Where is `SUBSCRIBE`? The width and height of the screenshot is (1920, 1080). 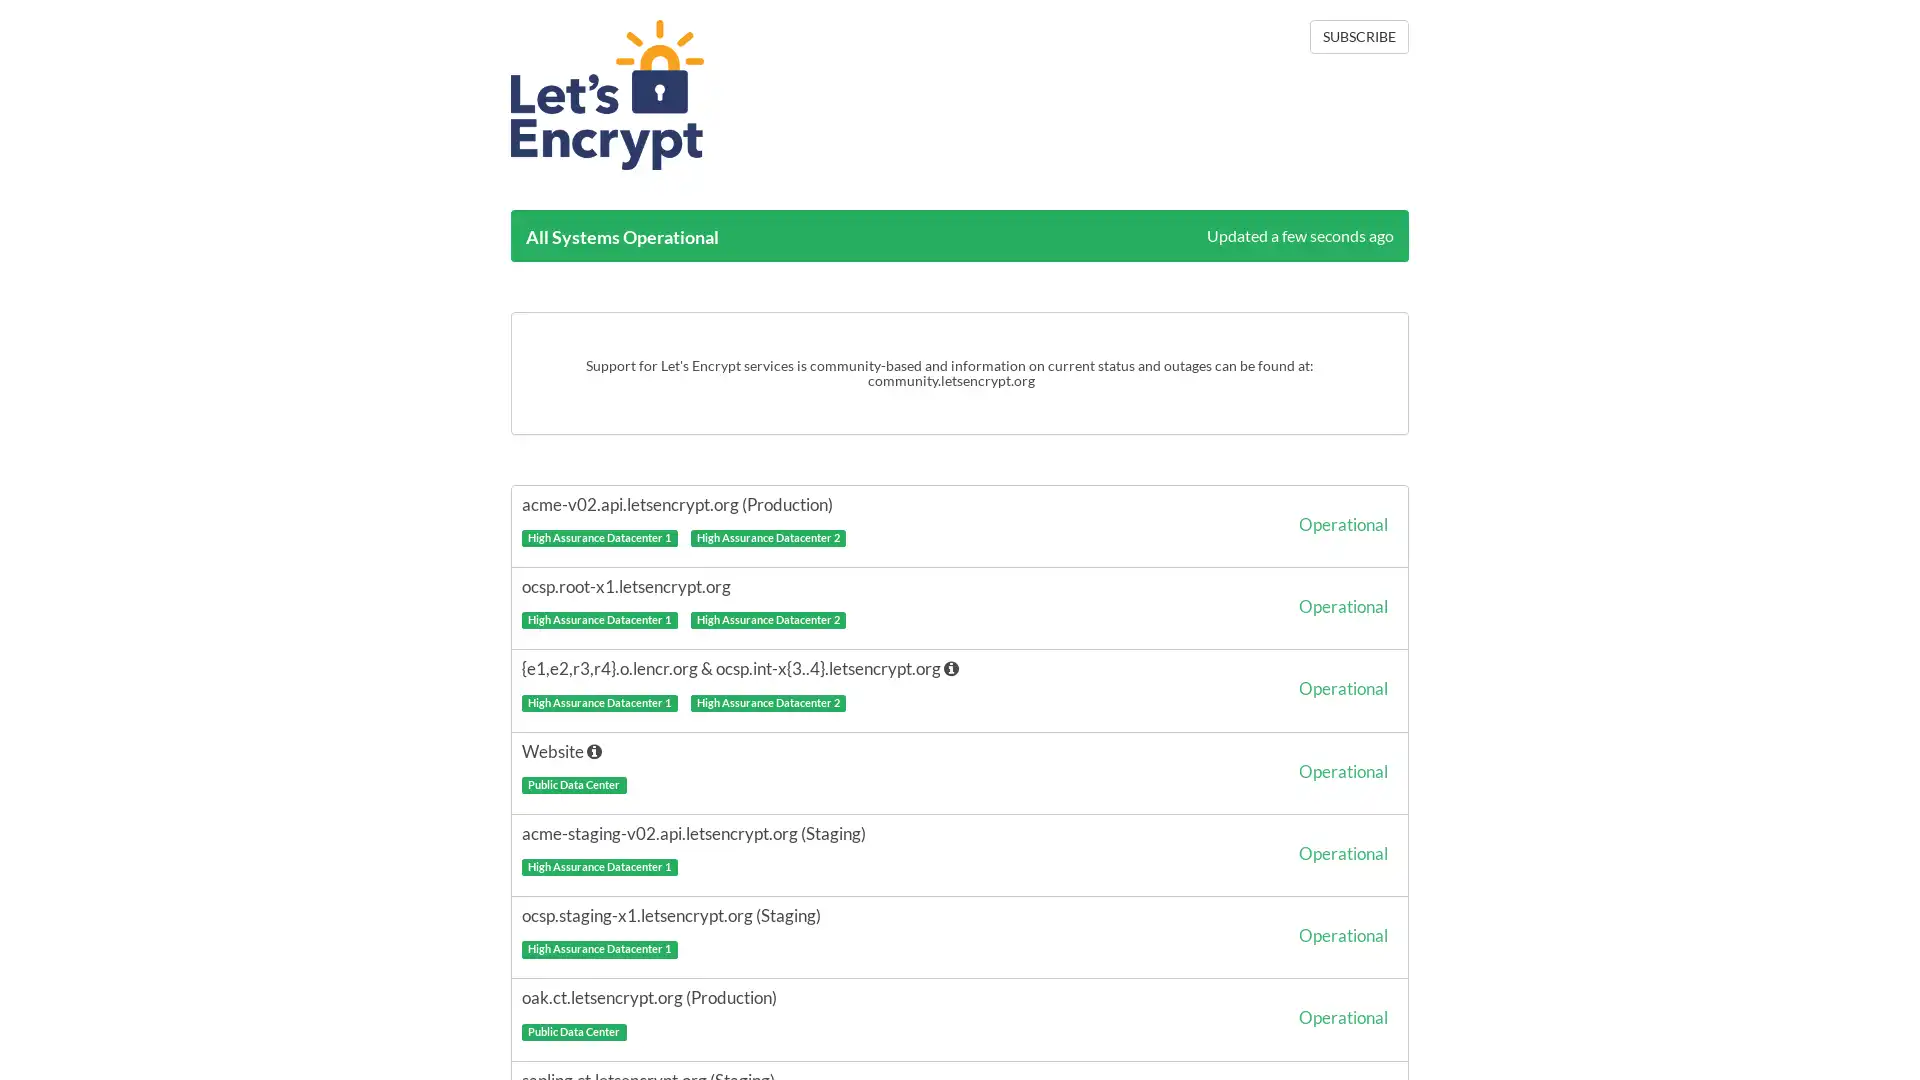
SUBSCRIBE is located at coordinates (1358, 37).